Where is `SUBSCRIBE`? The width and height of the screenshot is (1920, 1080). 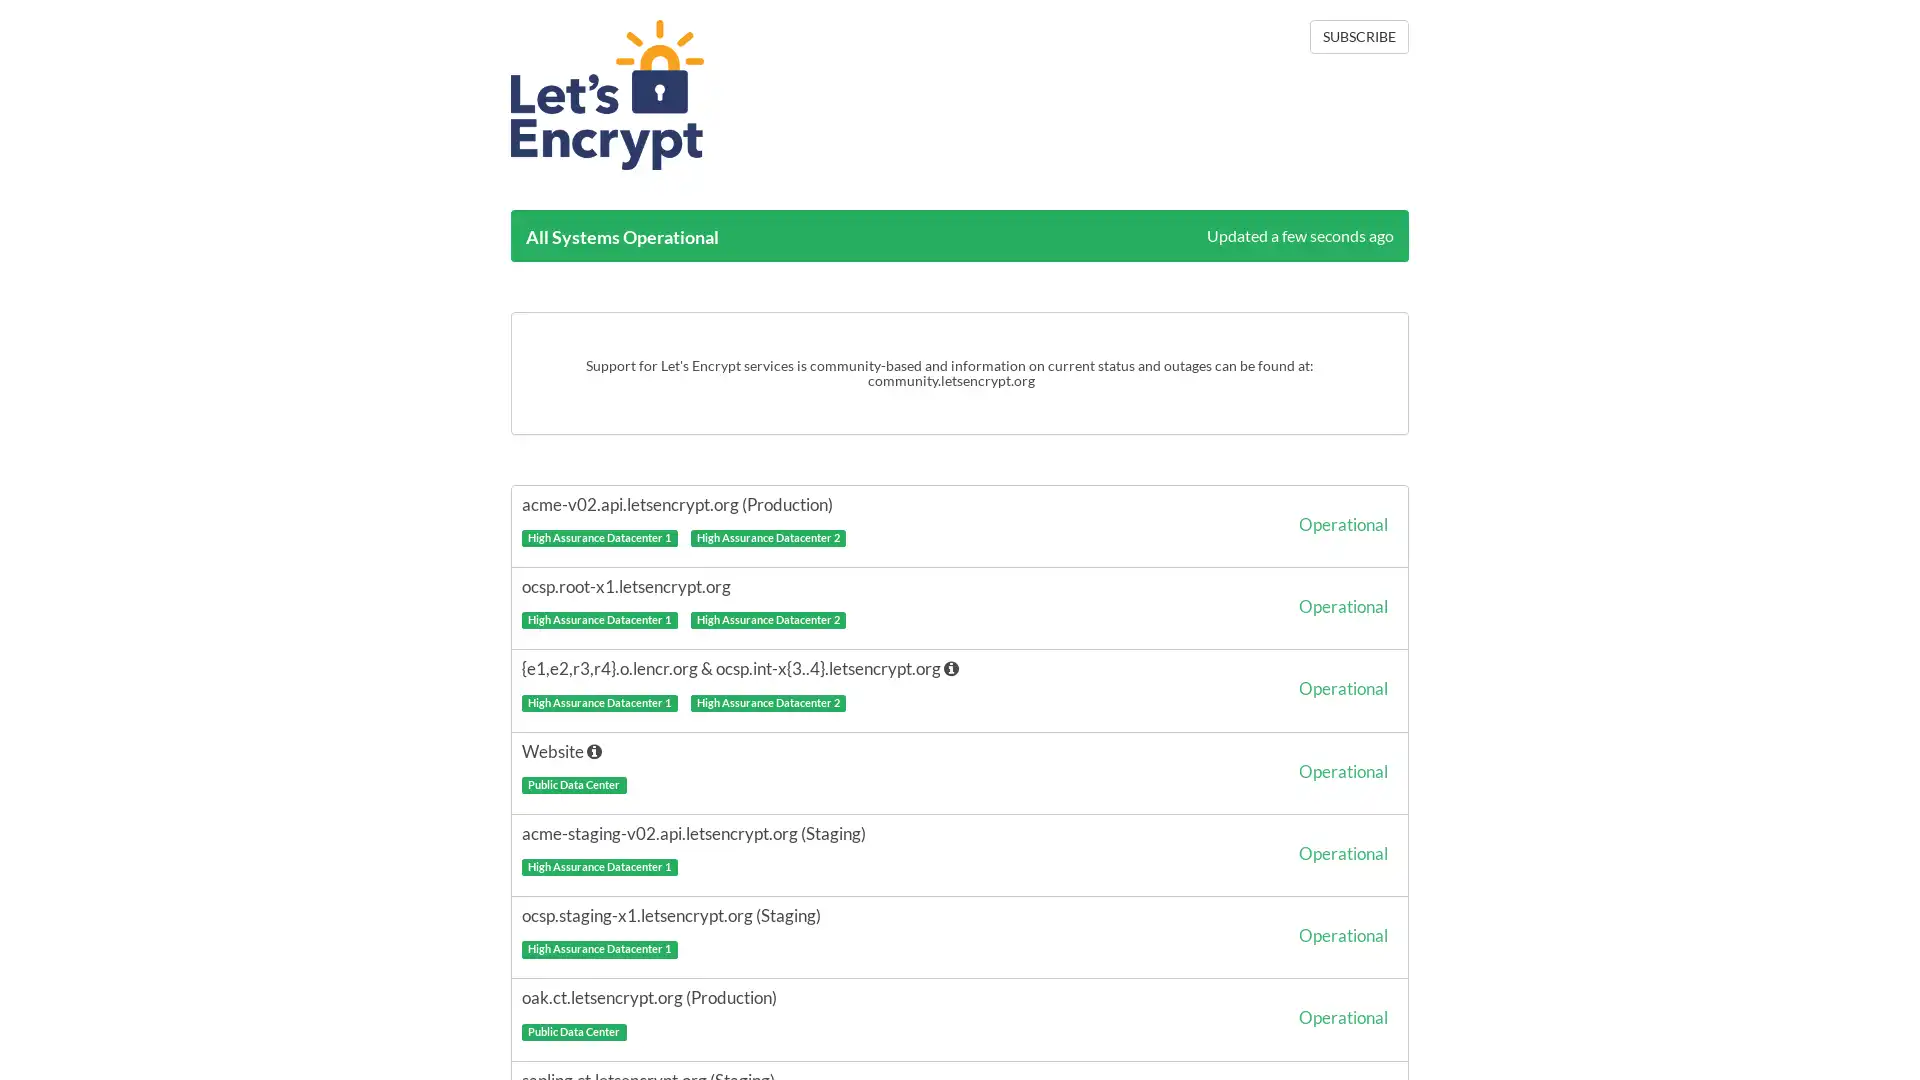
SUBSCRIBE is located at coordinates (1358, 37).